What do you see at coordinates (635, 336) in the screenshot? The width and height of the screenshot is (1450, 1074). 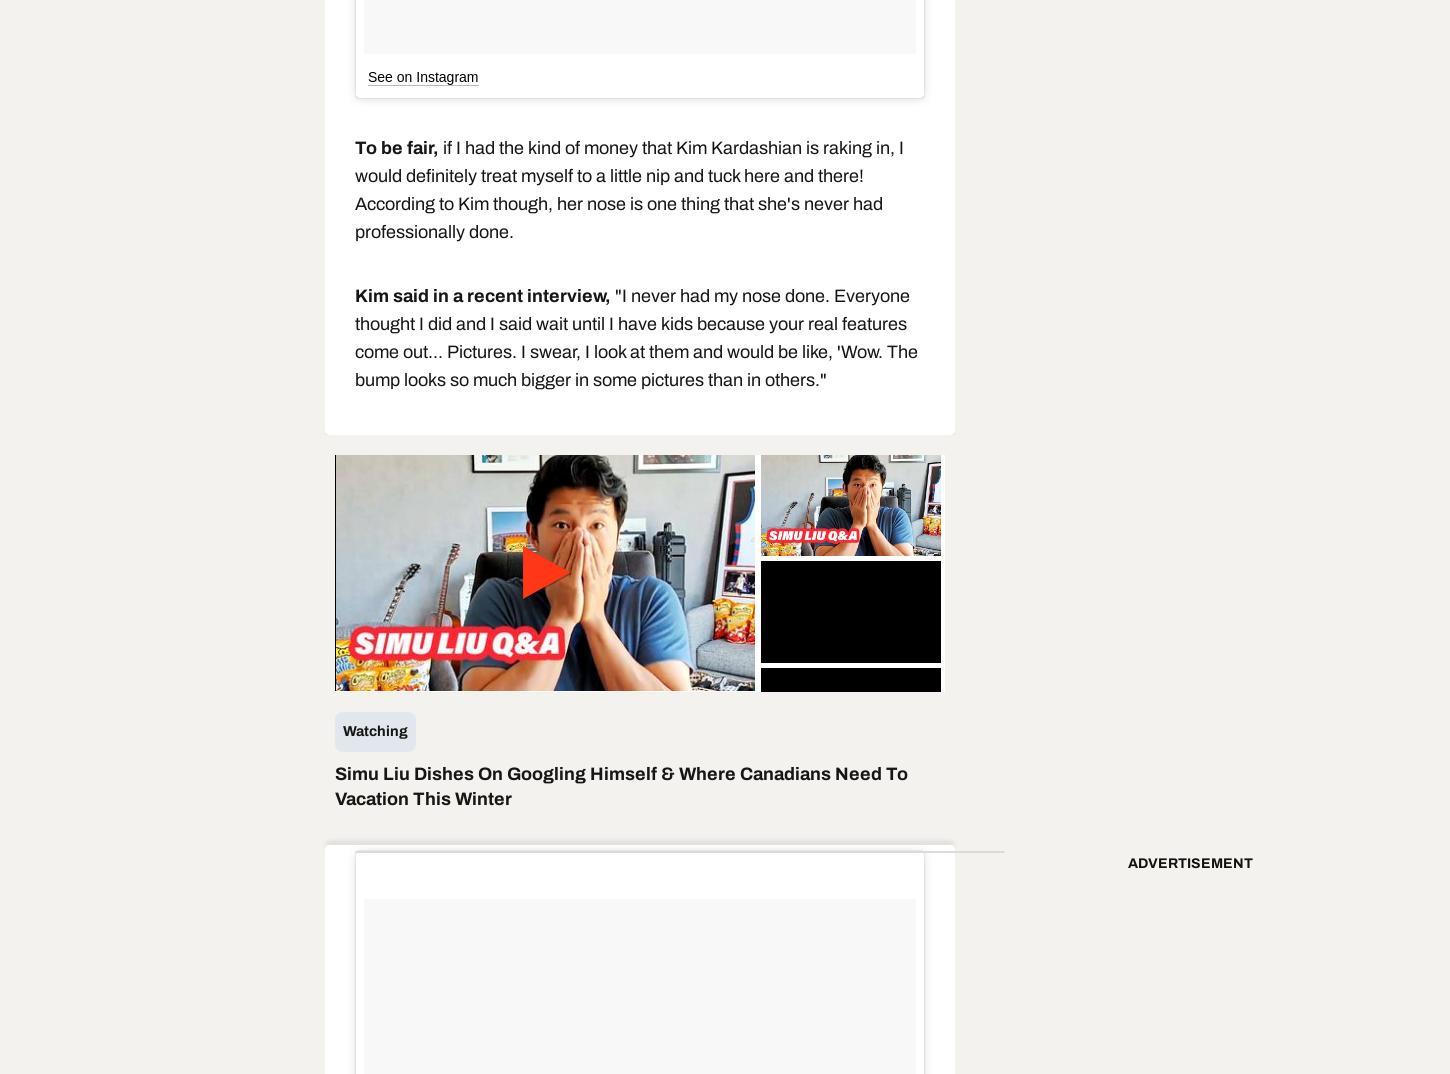 I see `'"I never had my nose done. Everyone thought I did and I said wait until I have kids because your real features come out... Pictures. I swear, I look at them and would be like, 'Wow. The bump looks so much bigger in some pictures than in others."'` at bounding box center [635, 336].